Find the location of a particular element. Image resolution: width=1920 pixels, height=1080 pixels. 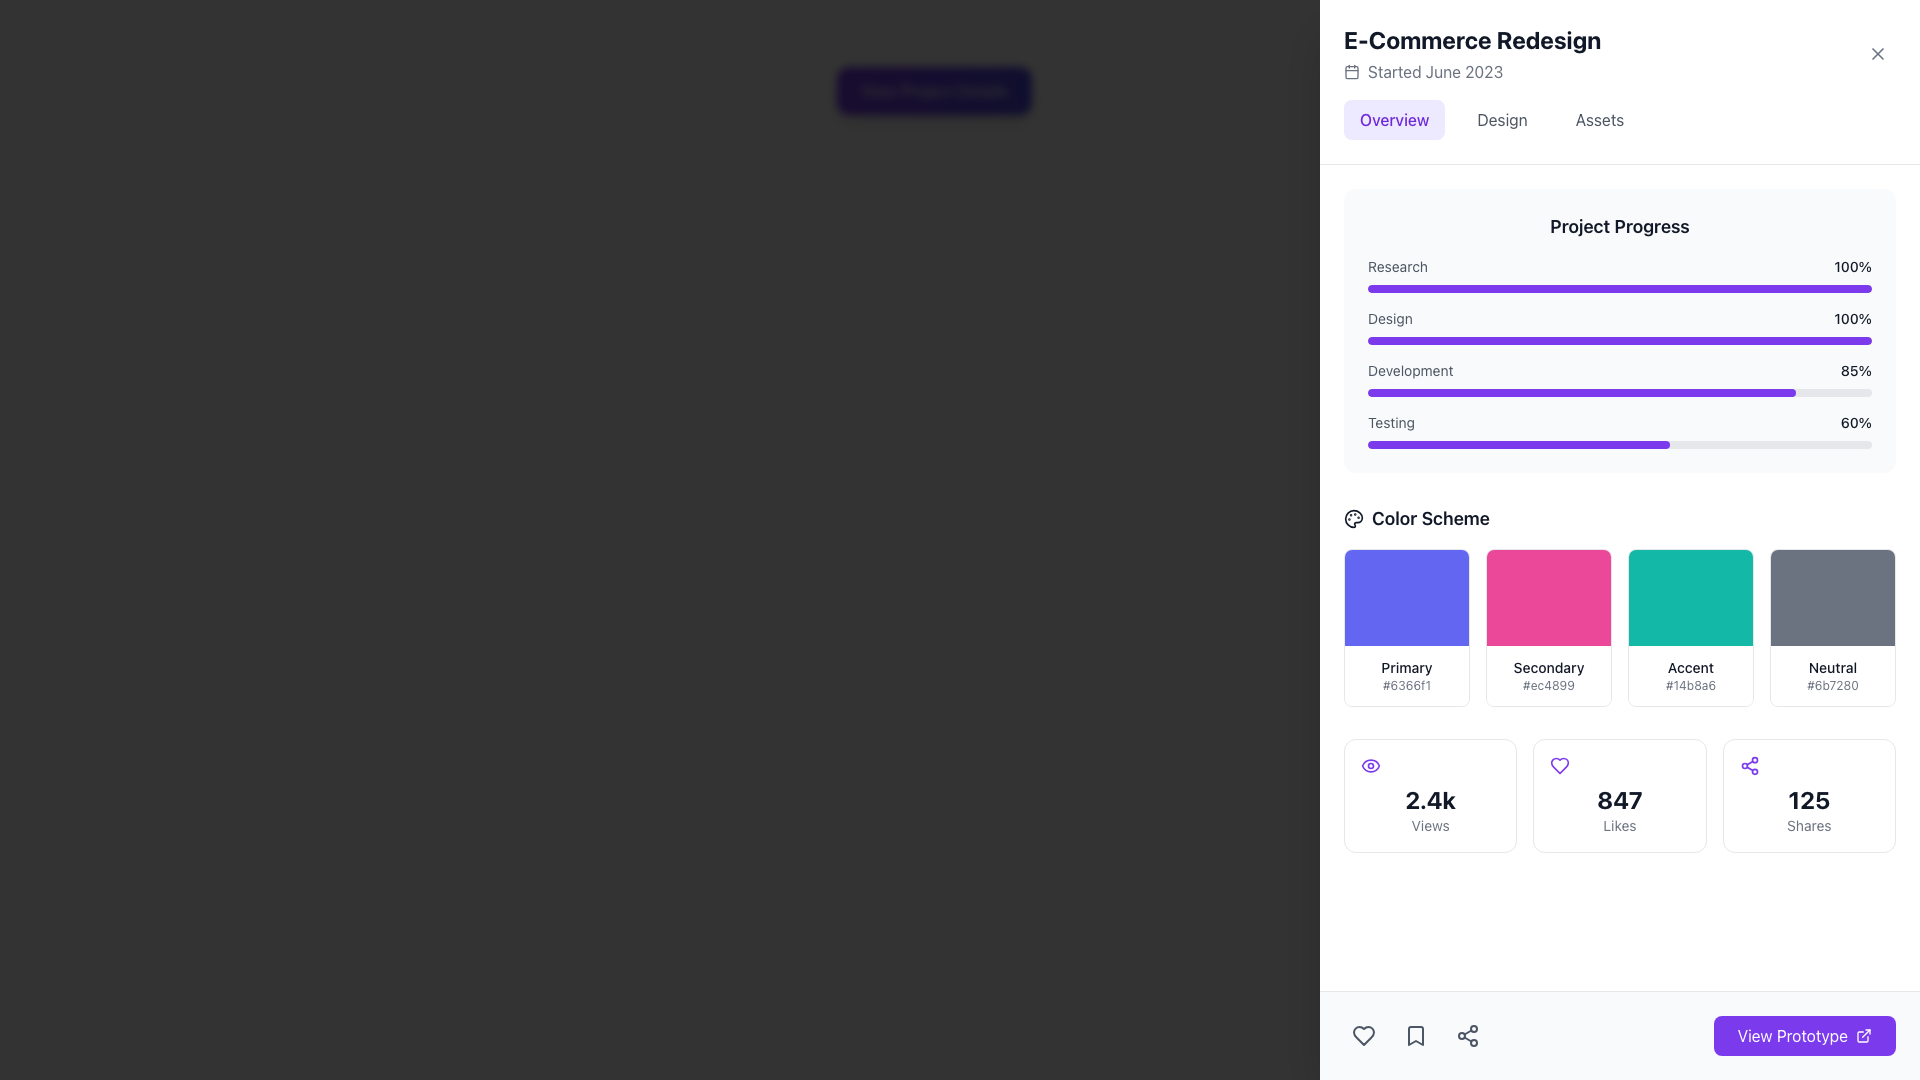

the calendar icon located is located at coordinates (1352, 71).